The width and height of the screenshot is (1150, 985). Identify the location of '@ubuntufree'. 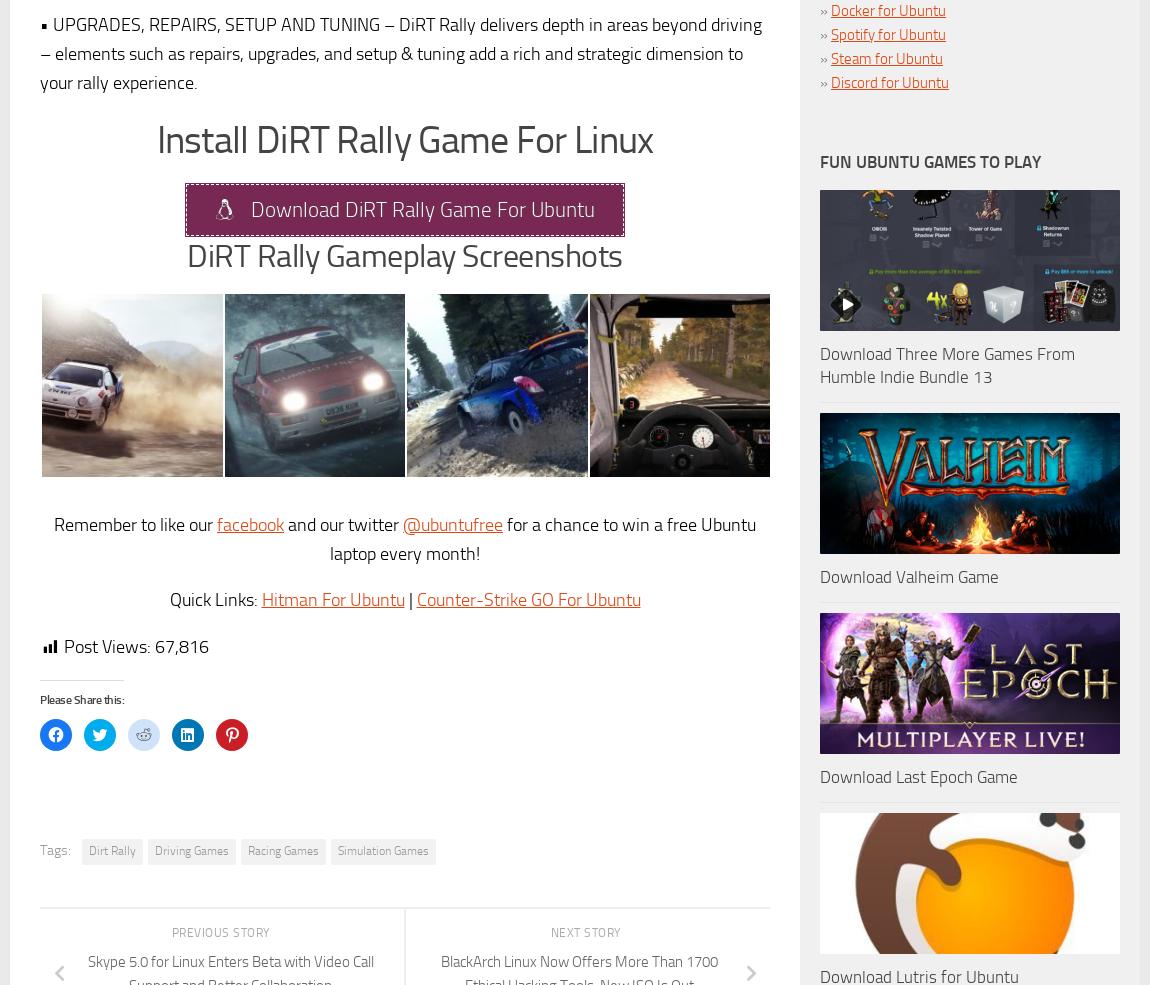
(452, 524).